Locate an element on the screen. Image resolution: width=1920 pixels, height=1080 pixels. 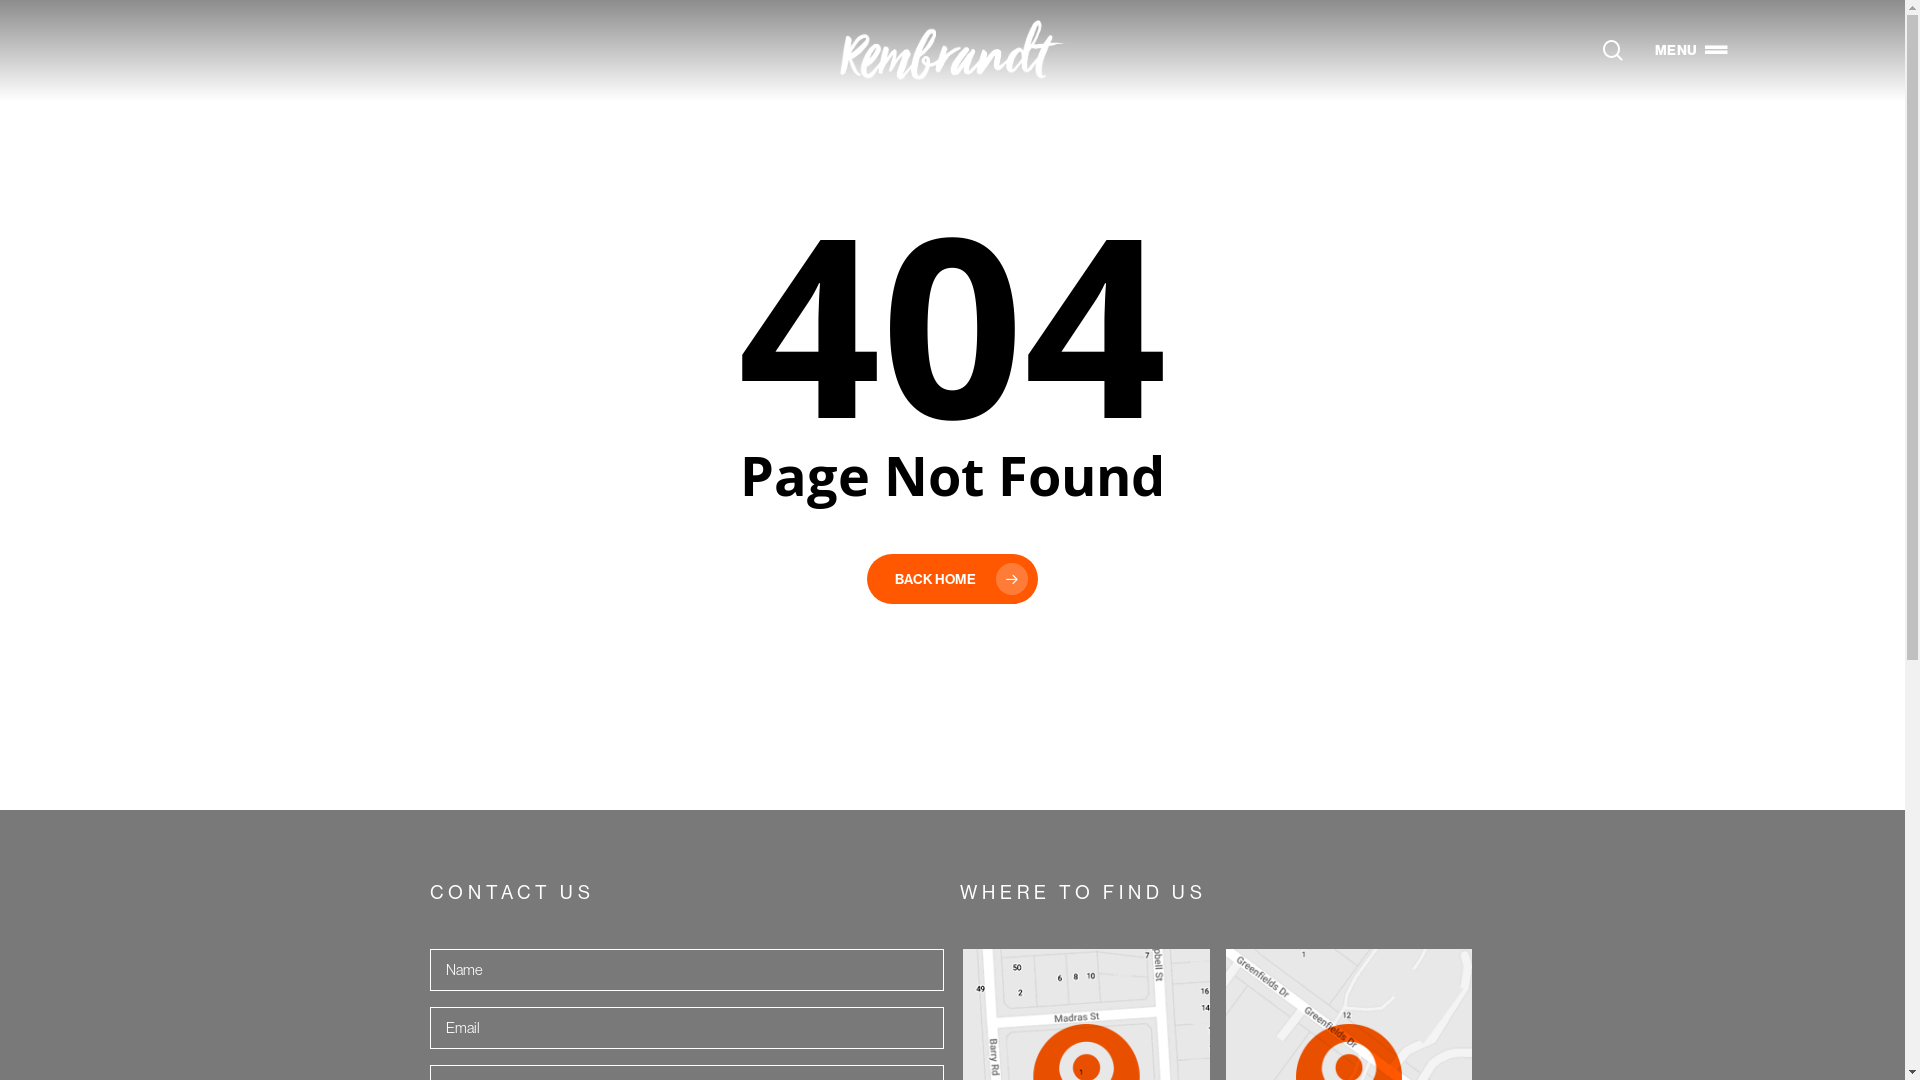
'BACK HOME' is located at coordinates (867, 578).